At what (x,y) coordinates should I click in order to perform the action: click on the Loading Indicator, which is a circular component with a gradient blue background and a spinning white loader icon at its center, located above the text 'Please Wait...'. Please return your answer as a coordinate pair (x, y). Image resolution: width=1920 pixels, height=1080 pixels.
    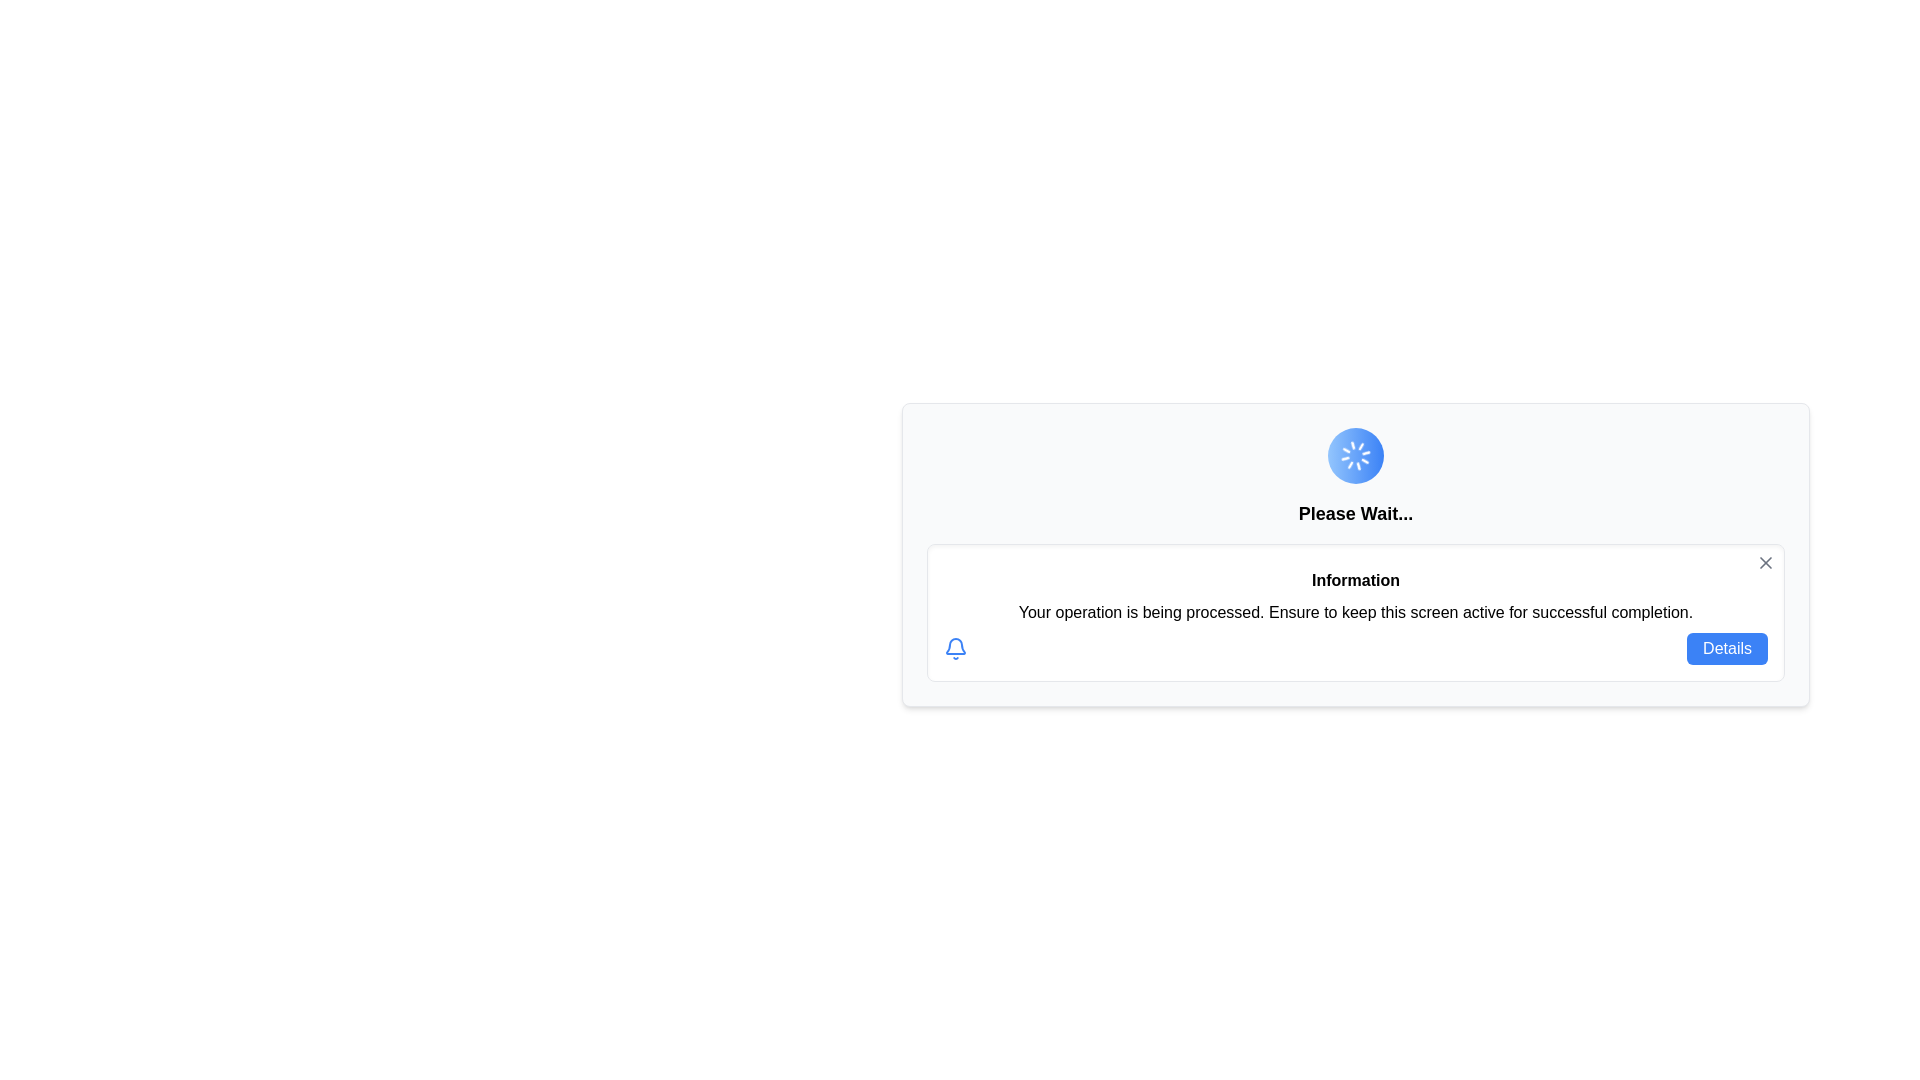
    Looking at the image, I should click on (1356, 455).